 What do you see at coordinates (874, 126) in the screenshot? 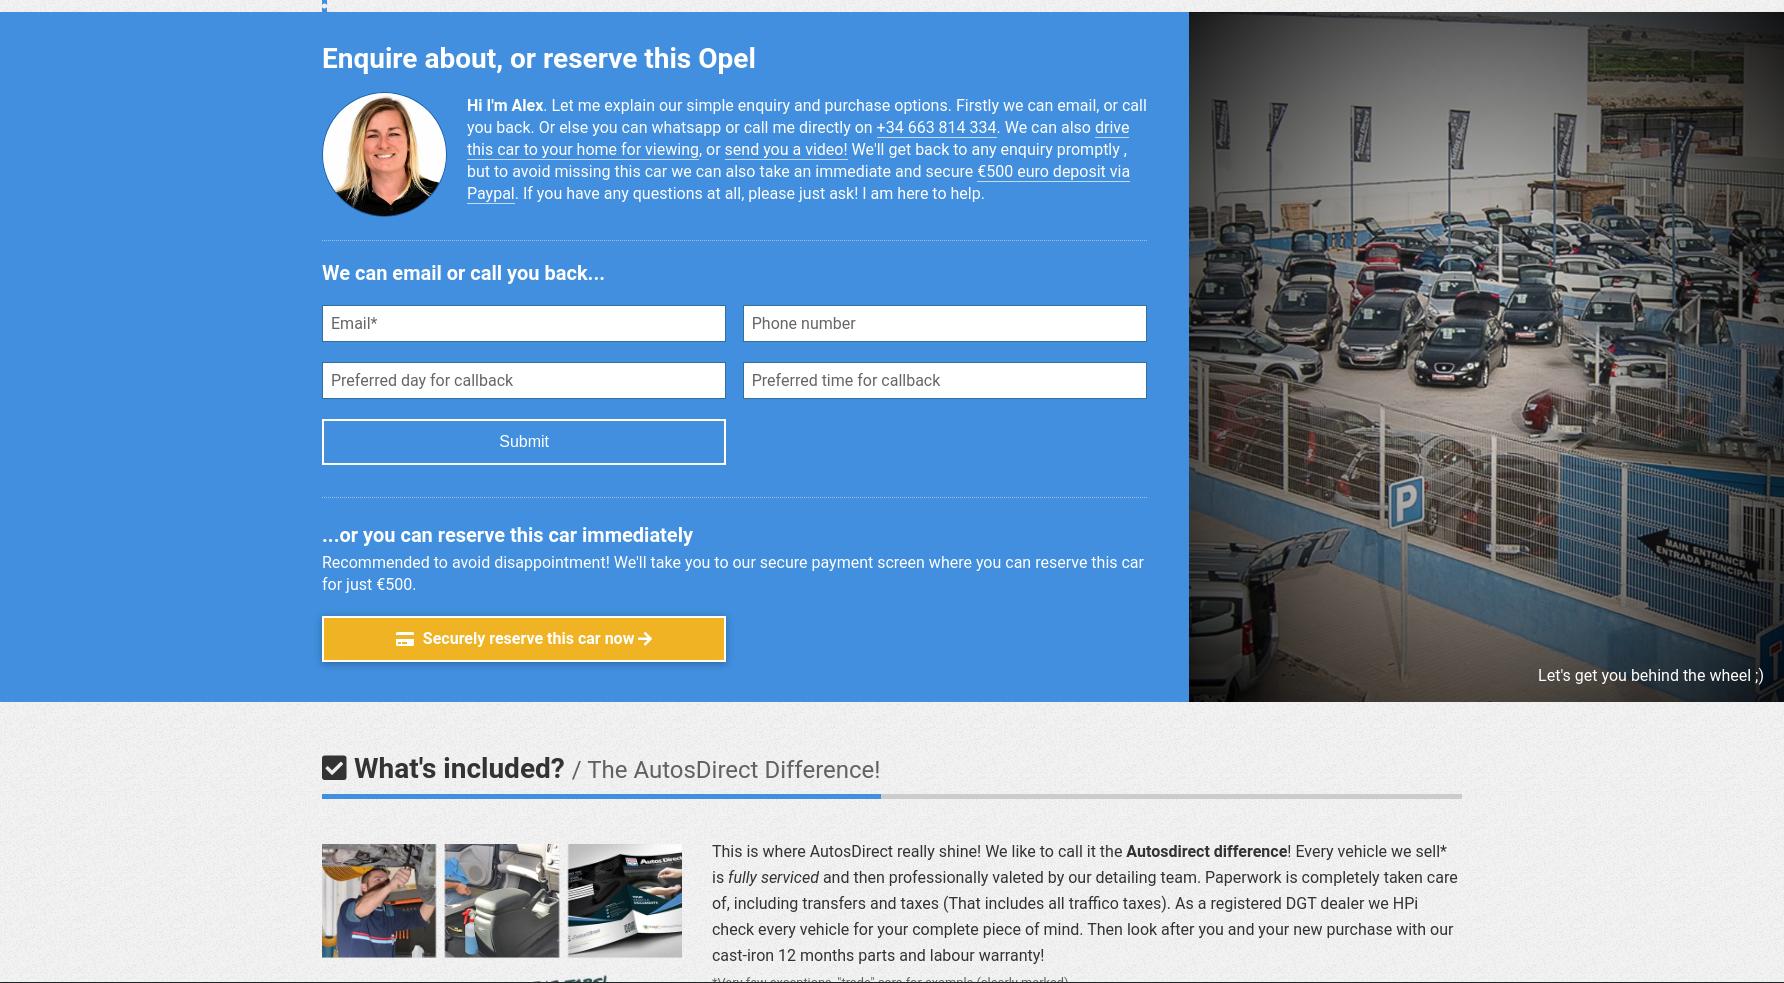
I see `'+34 663 814 334'` at bounding box center [874, 126].